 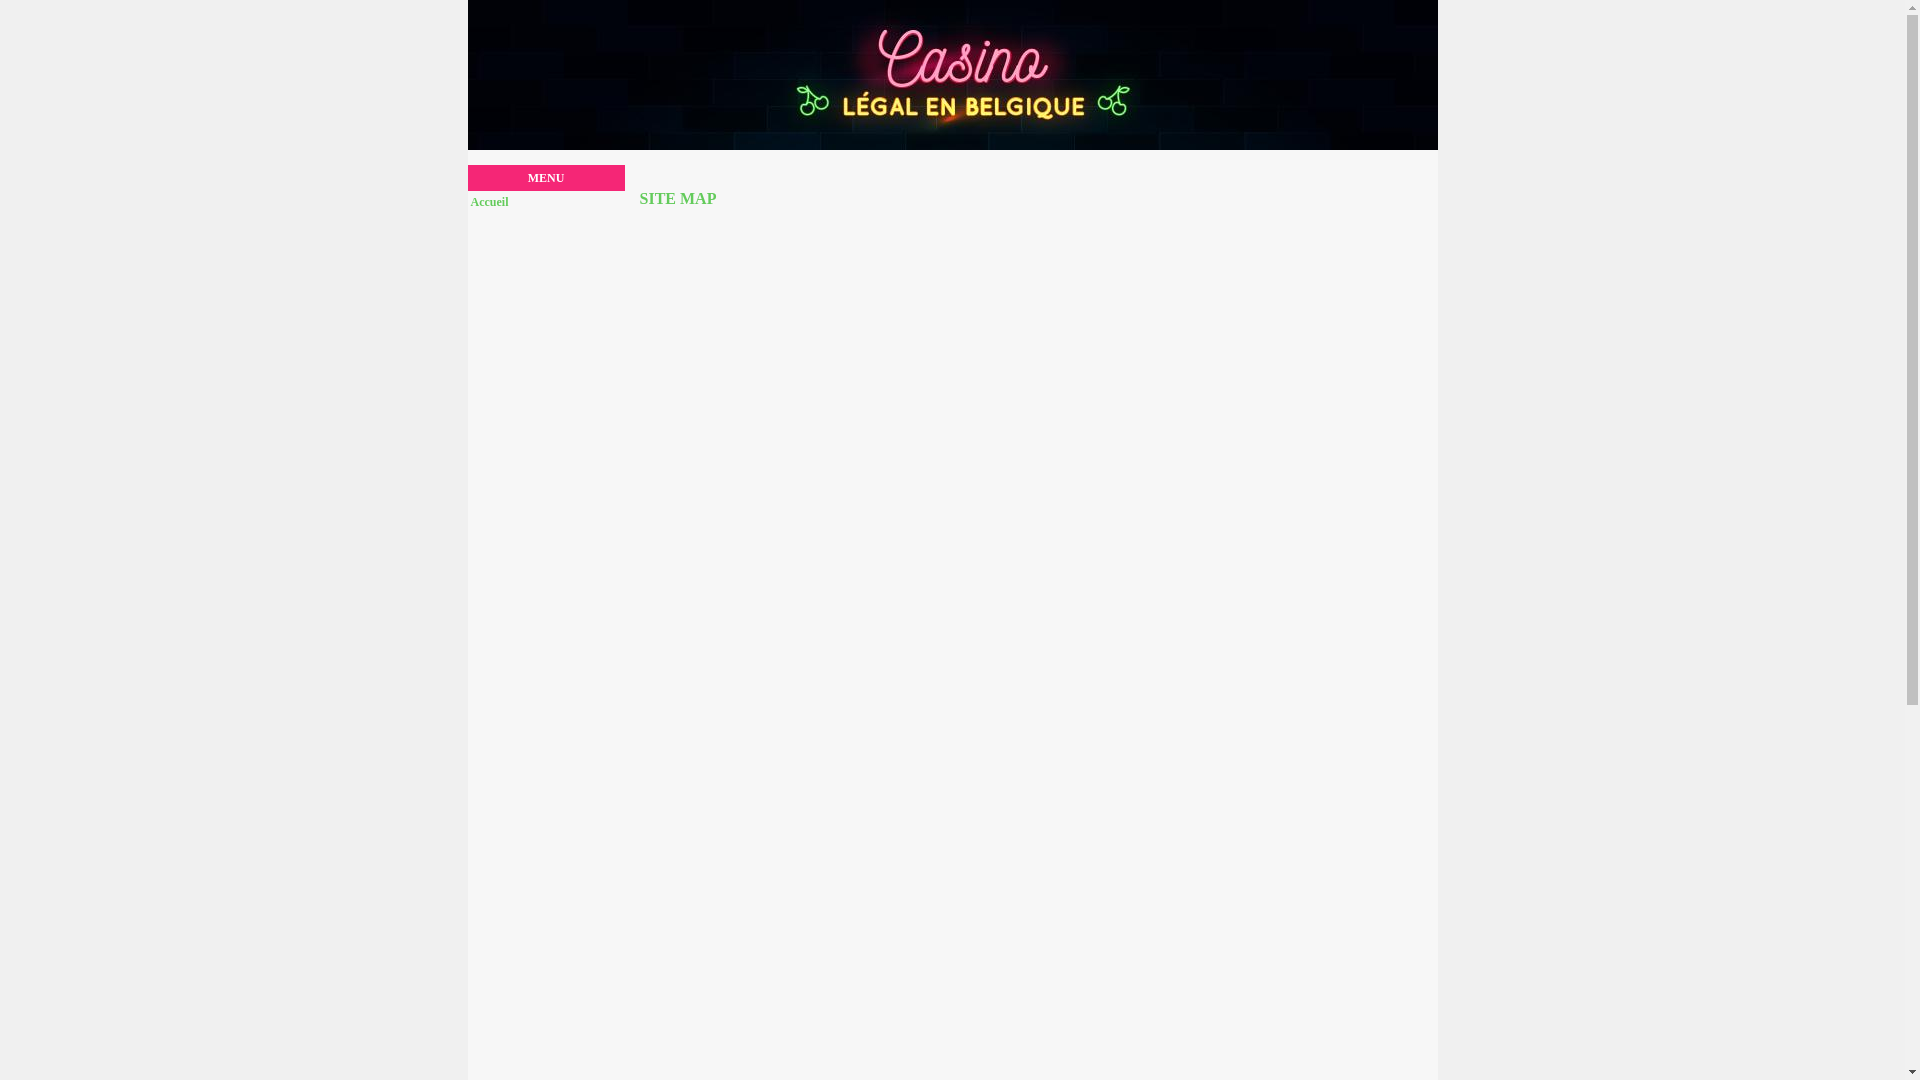 What do you see at coordinates (469, 201) in the screenshot?
I see `'Accueil'` at bounding box center [469, 201].